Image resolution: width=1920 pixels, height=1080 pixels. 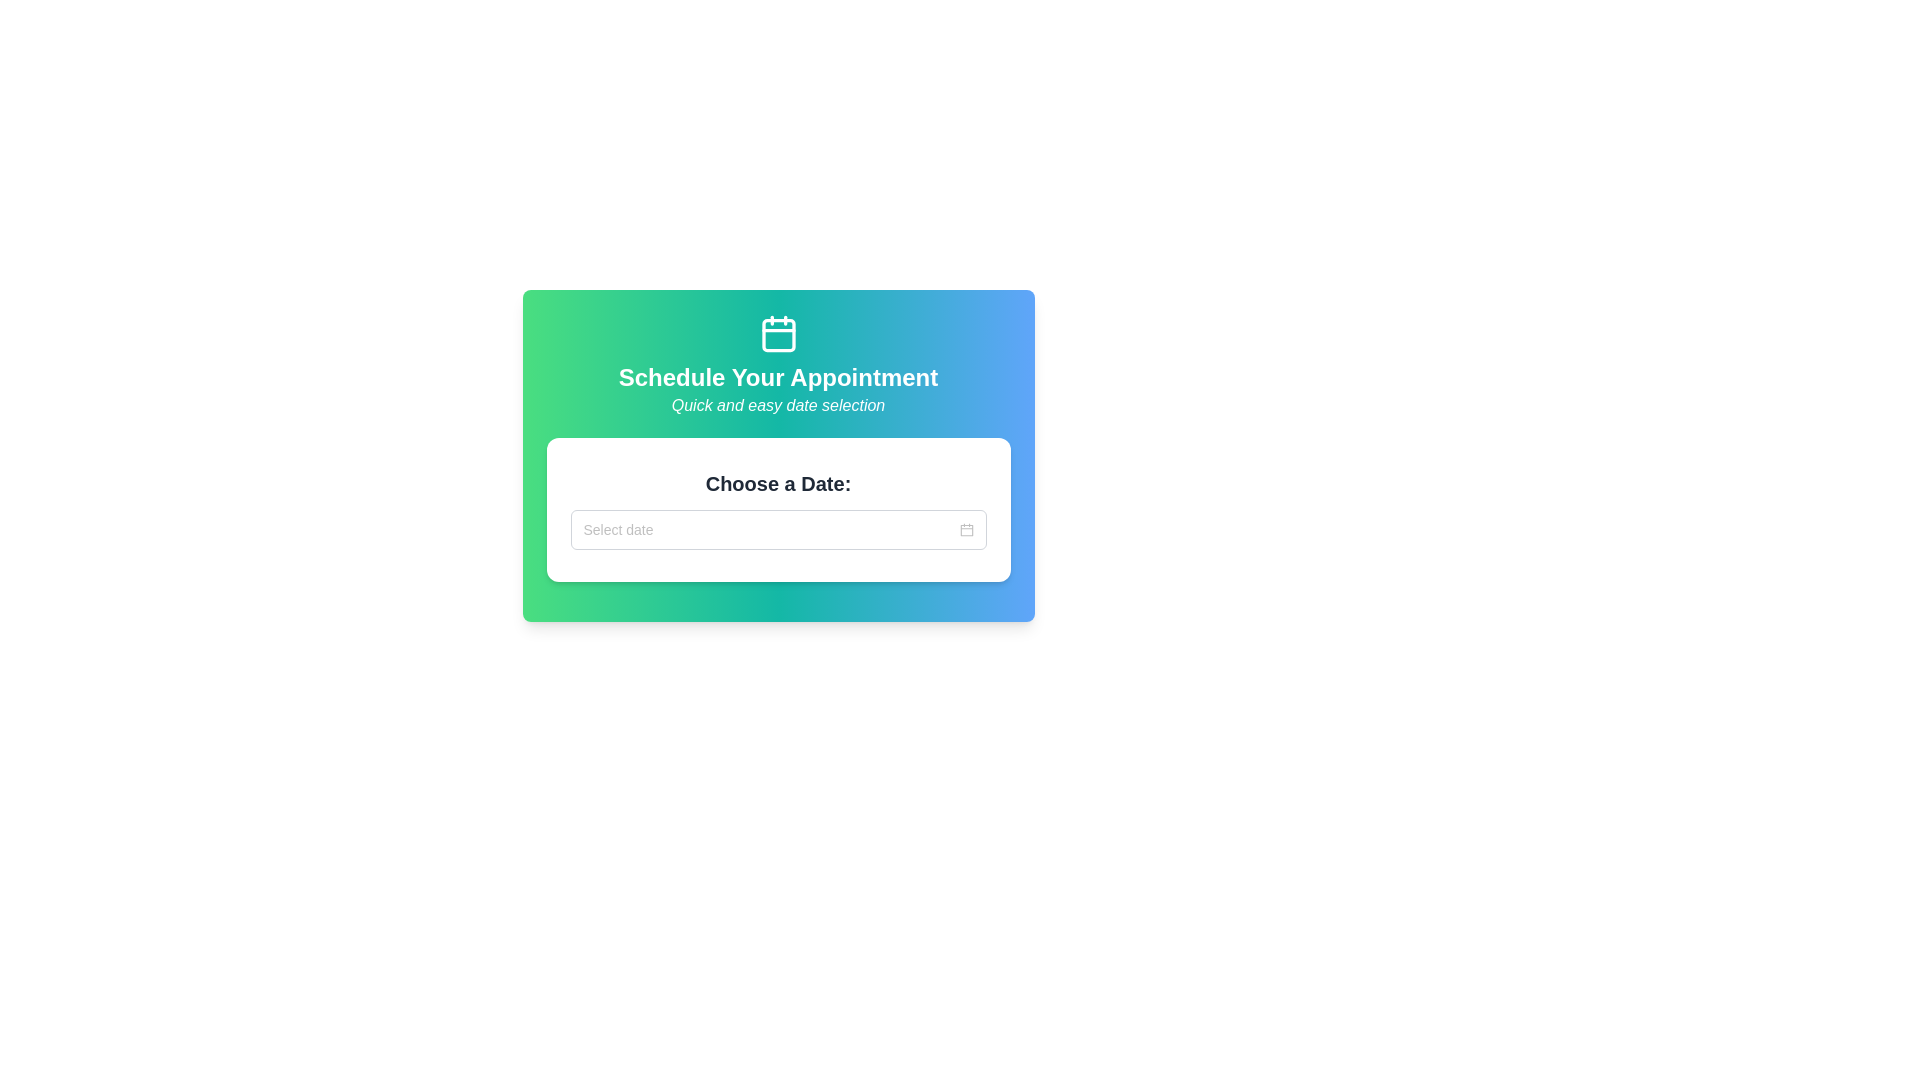 I want to click on the date picker icon located at the right extremity of the 'Select date' input field, so click(x=966, y=528).